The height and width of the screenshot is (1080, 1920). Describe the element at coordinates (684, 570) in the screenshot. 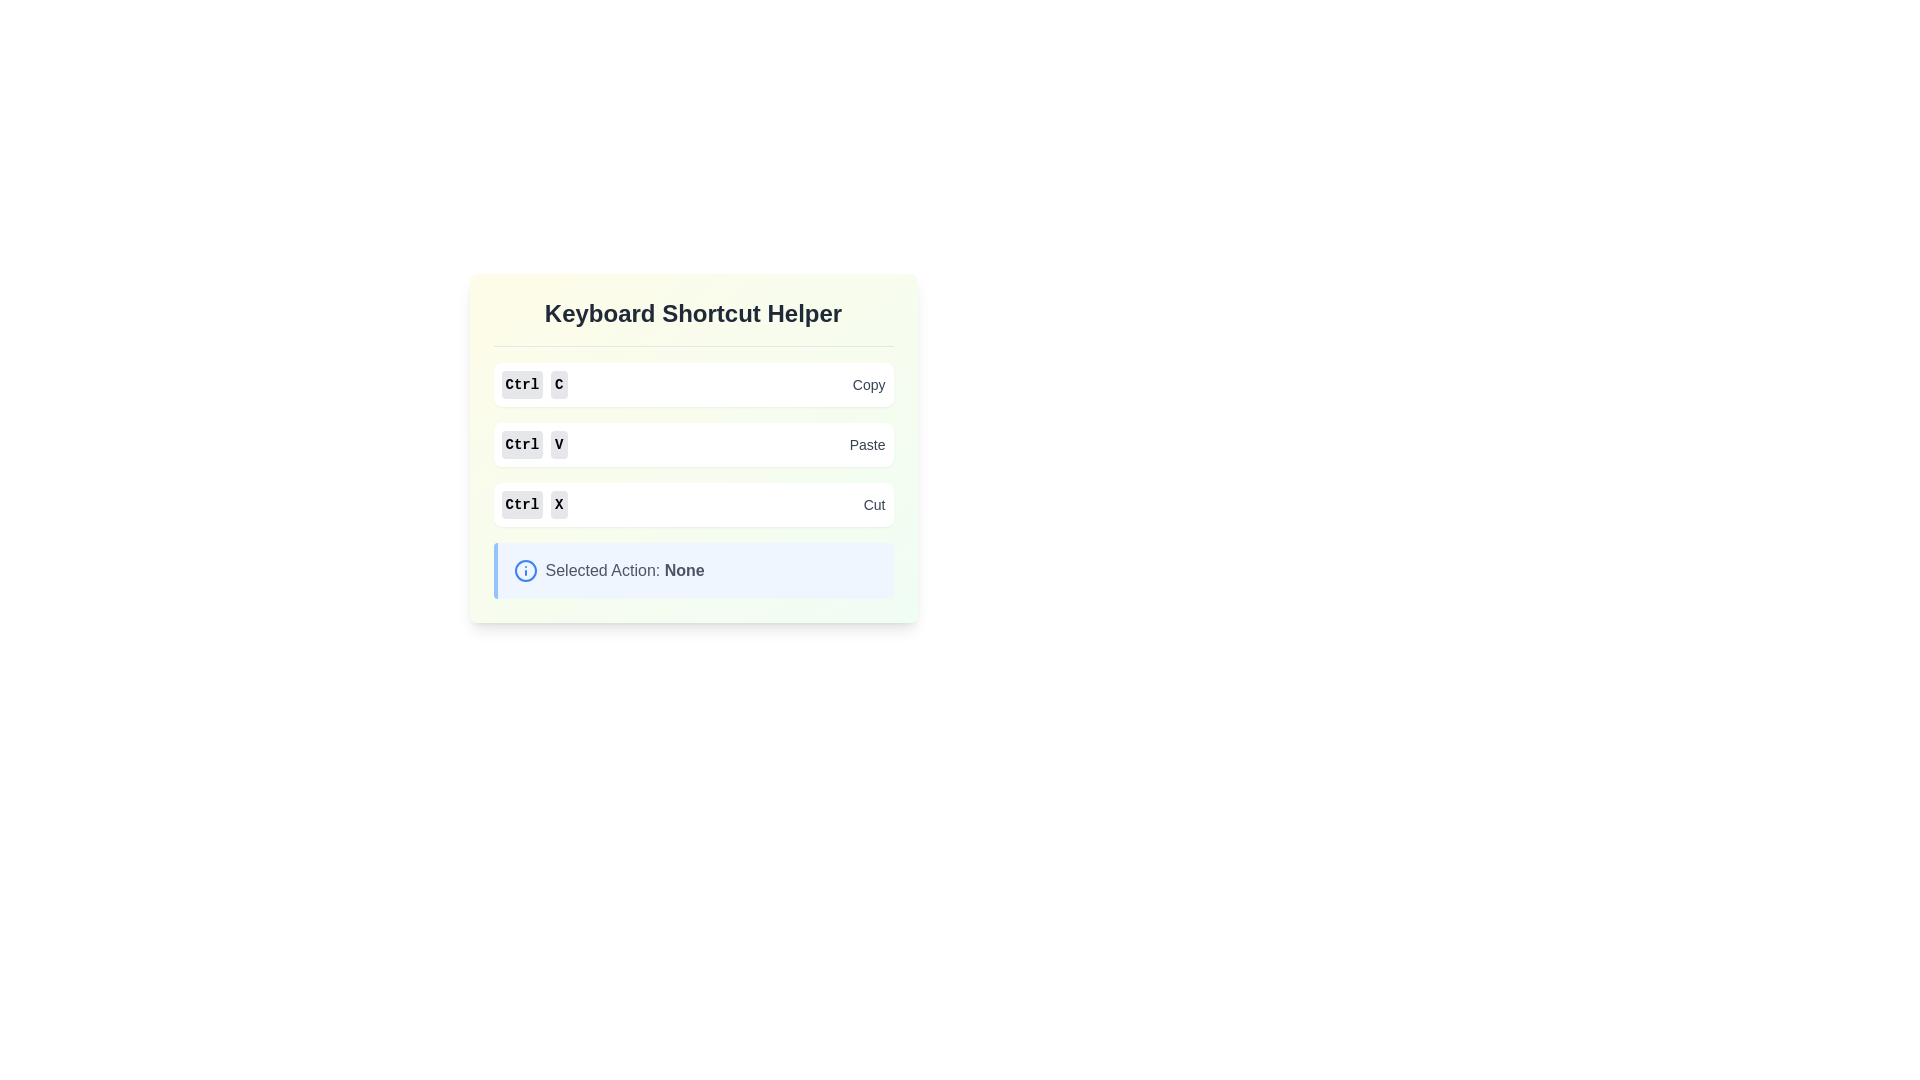

I see `the text label displaying 'None'` at that location.